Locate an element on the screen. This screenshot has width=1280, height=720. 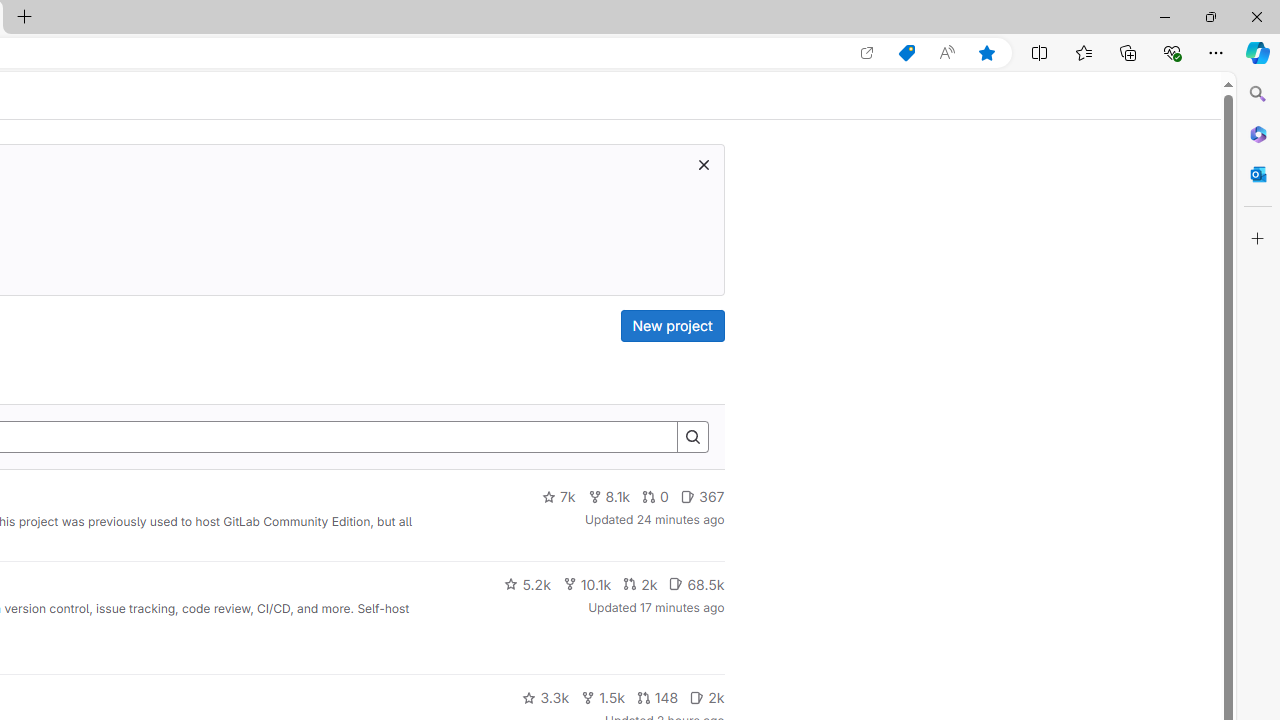
'Class: s14 gl-mr-2' is located at coordinates (697, 696).